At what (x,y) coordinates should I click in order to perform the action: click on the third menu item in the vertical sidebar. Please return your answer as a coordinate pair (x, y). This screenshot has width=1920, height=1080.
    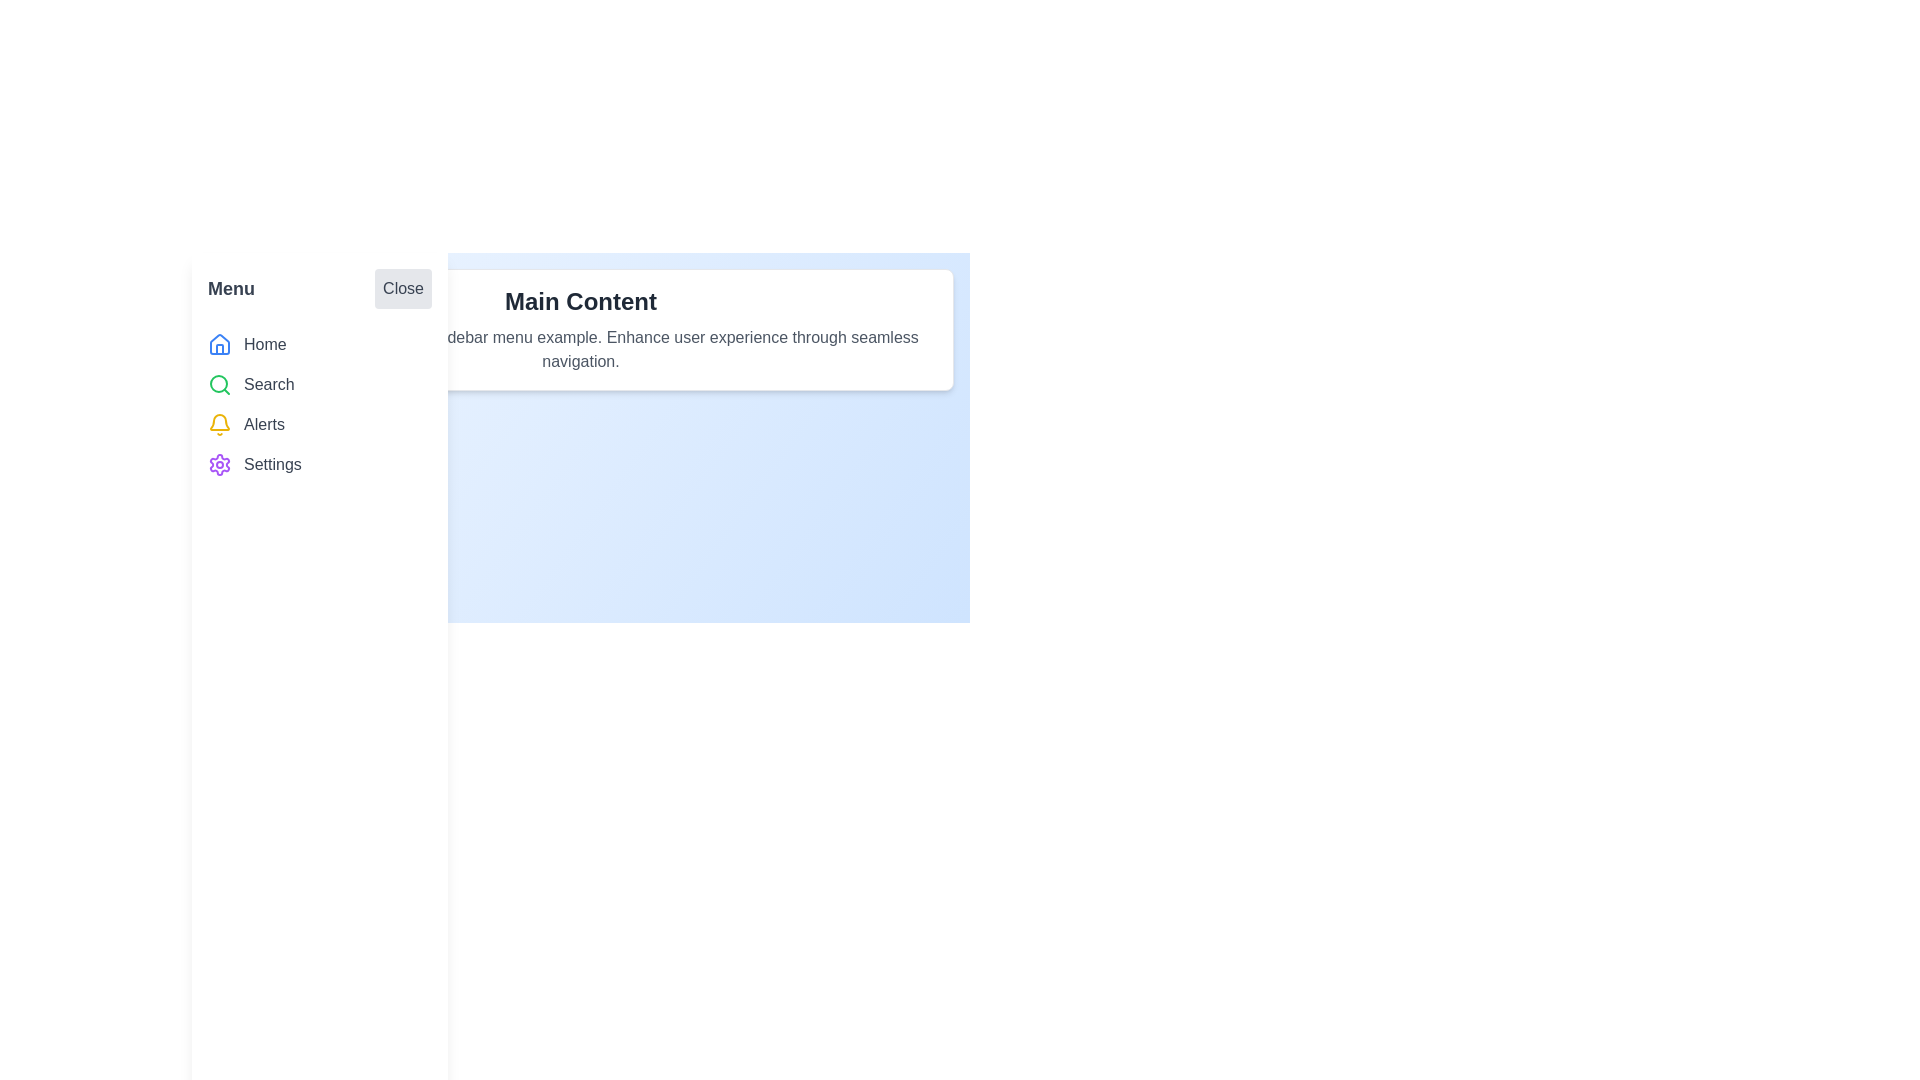
    Looking at the image, I should click on (320, 423).